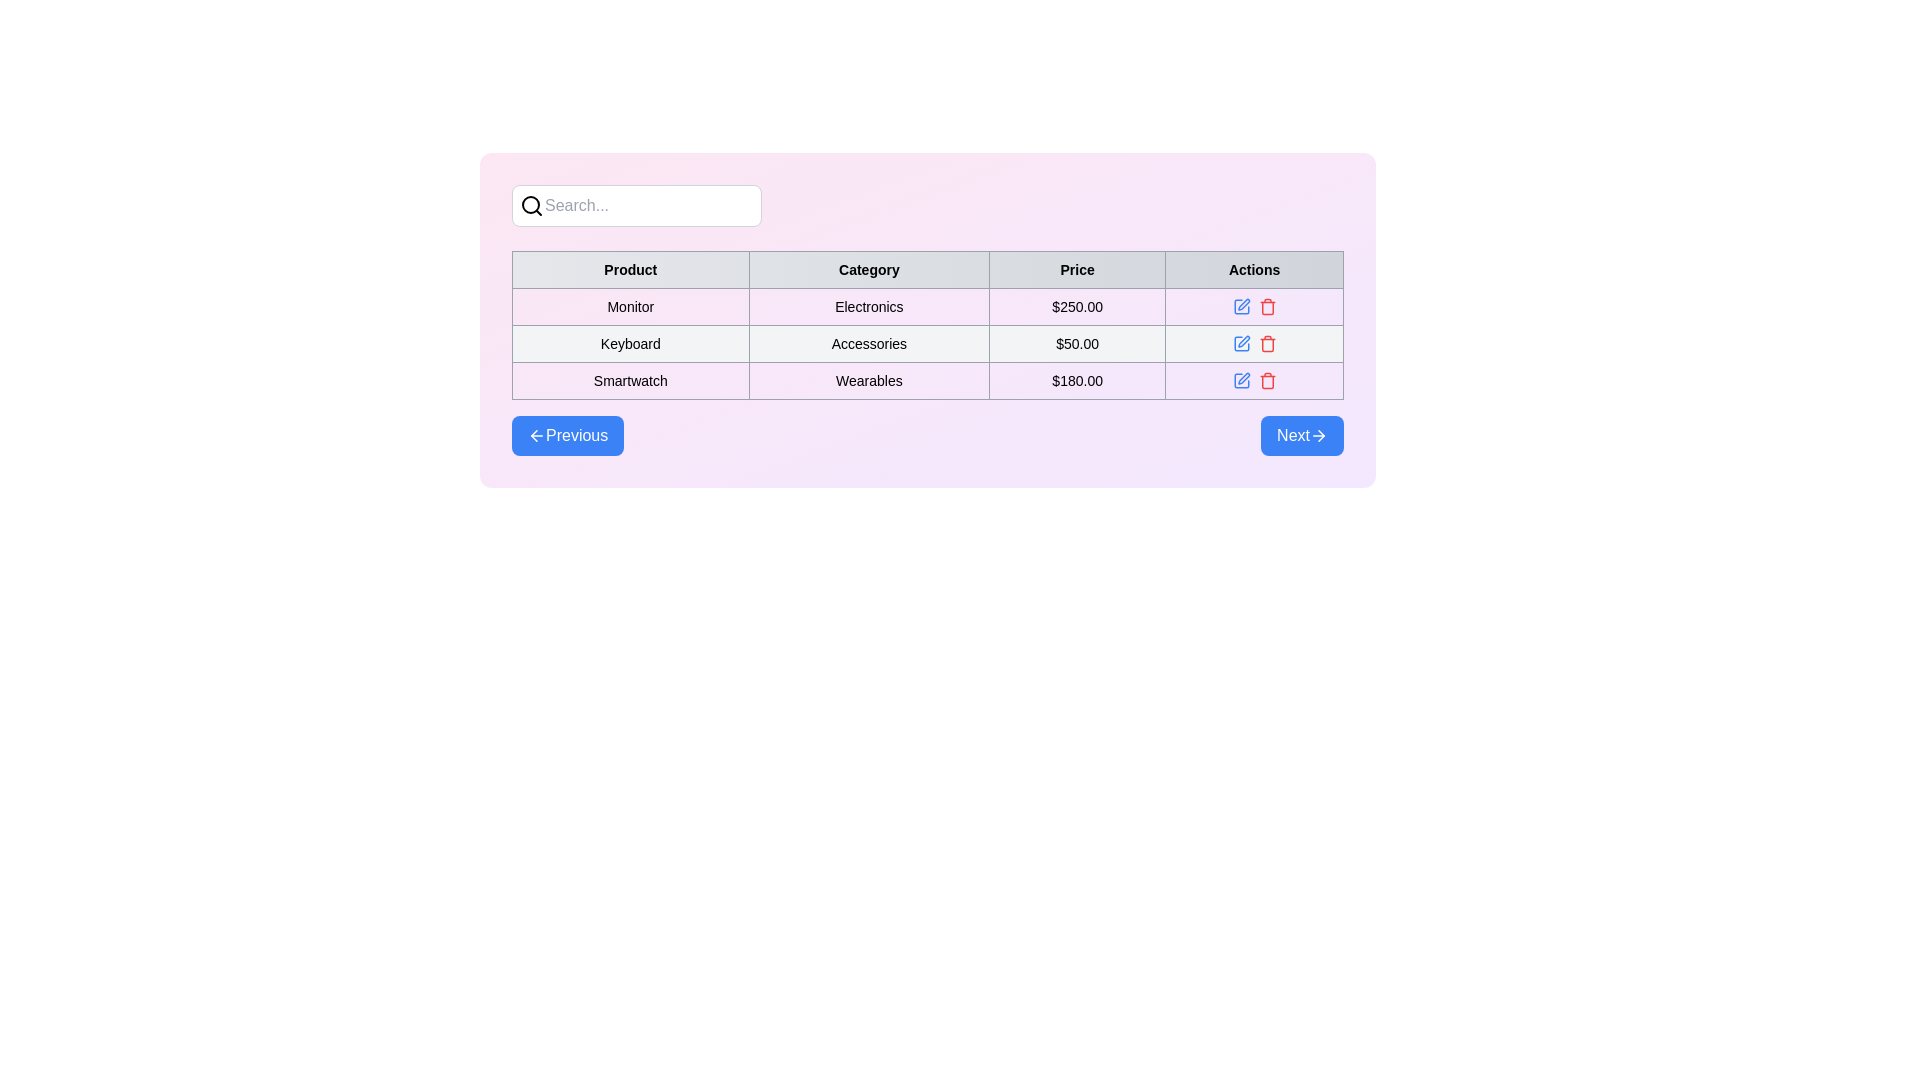 Image resolution: width=1920 pixels, height=1080 pixels. Describe the element at coordinates (1076, 342) in the screenshot. I see `value displayed in the cell under the 'Price' header, which shows '$50.00' in black font within a bordered, centered cell` at that location.